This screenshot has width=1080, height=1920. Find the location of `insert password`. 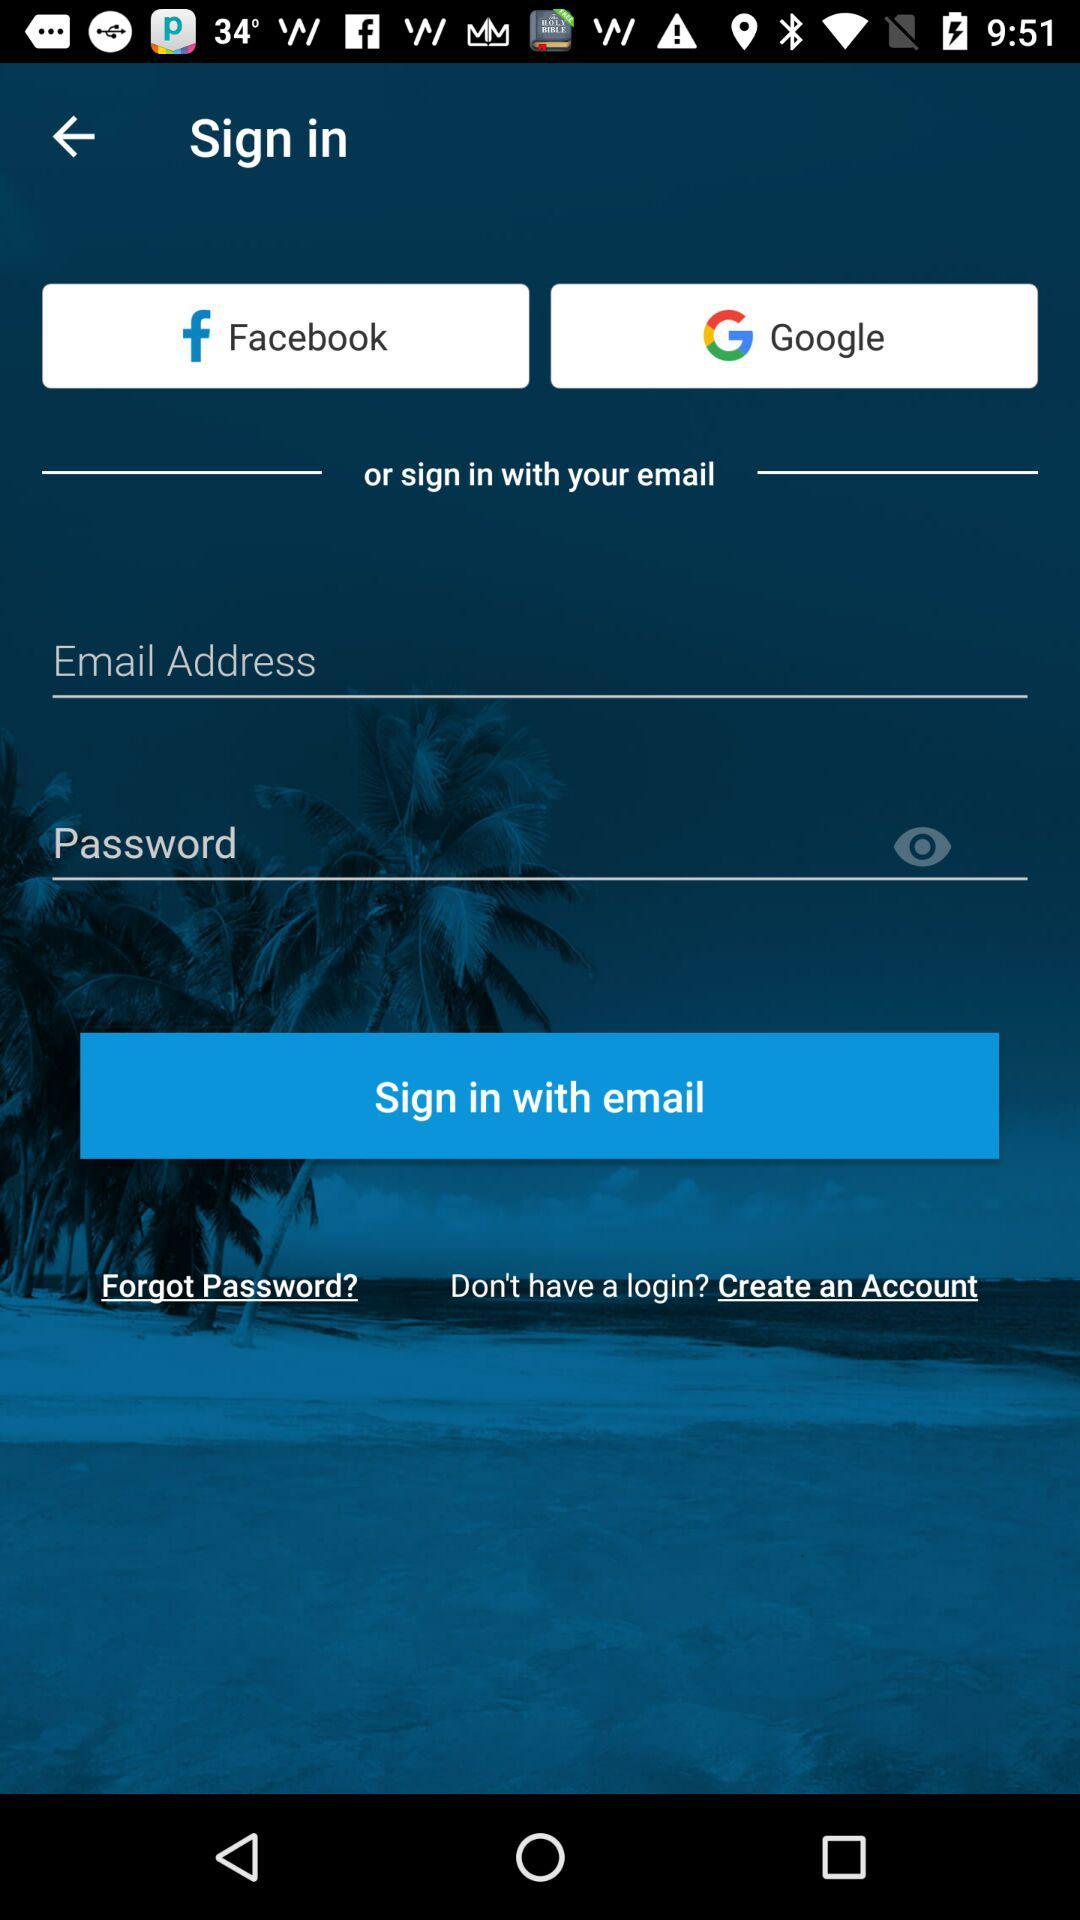

insert password is located at coordinates (540, 844).